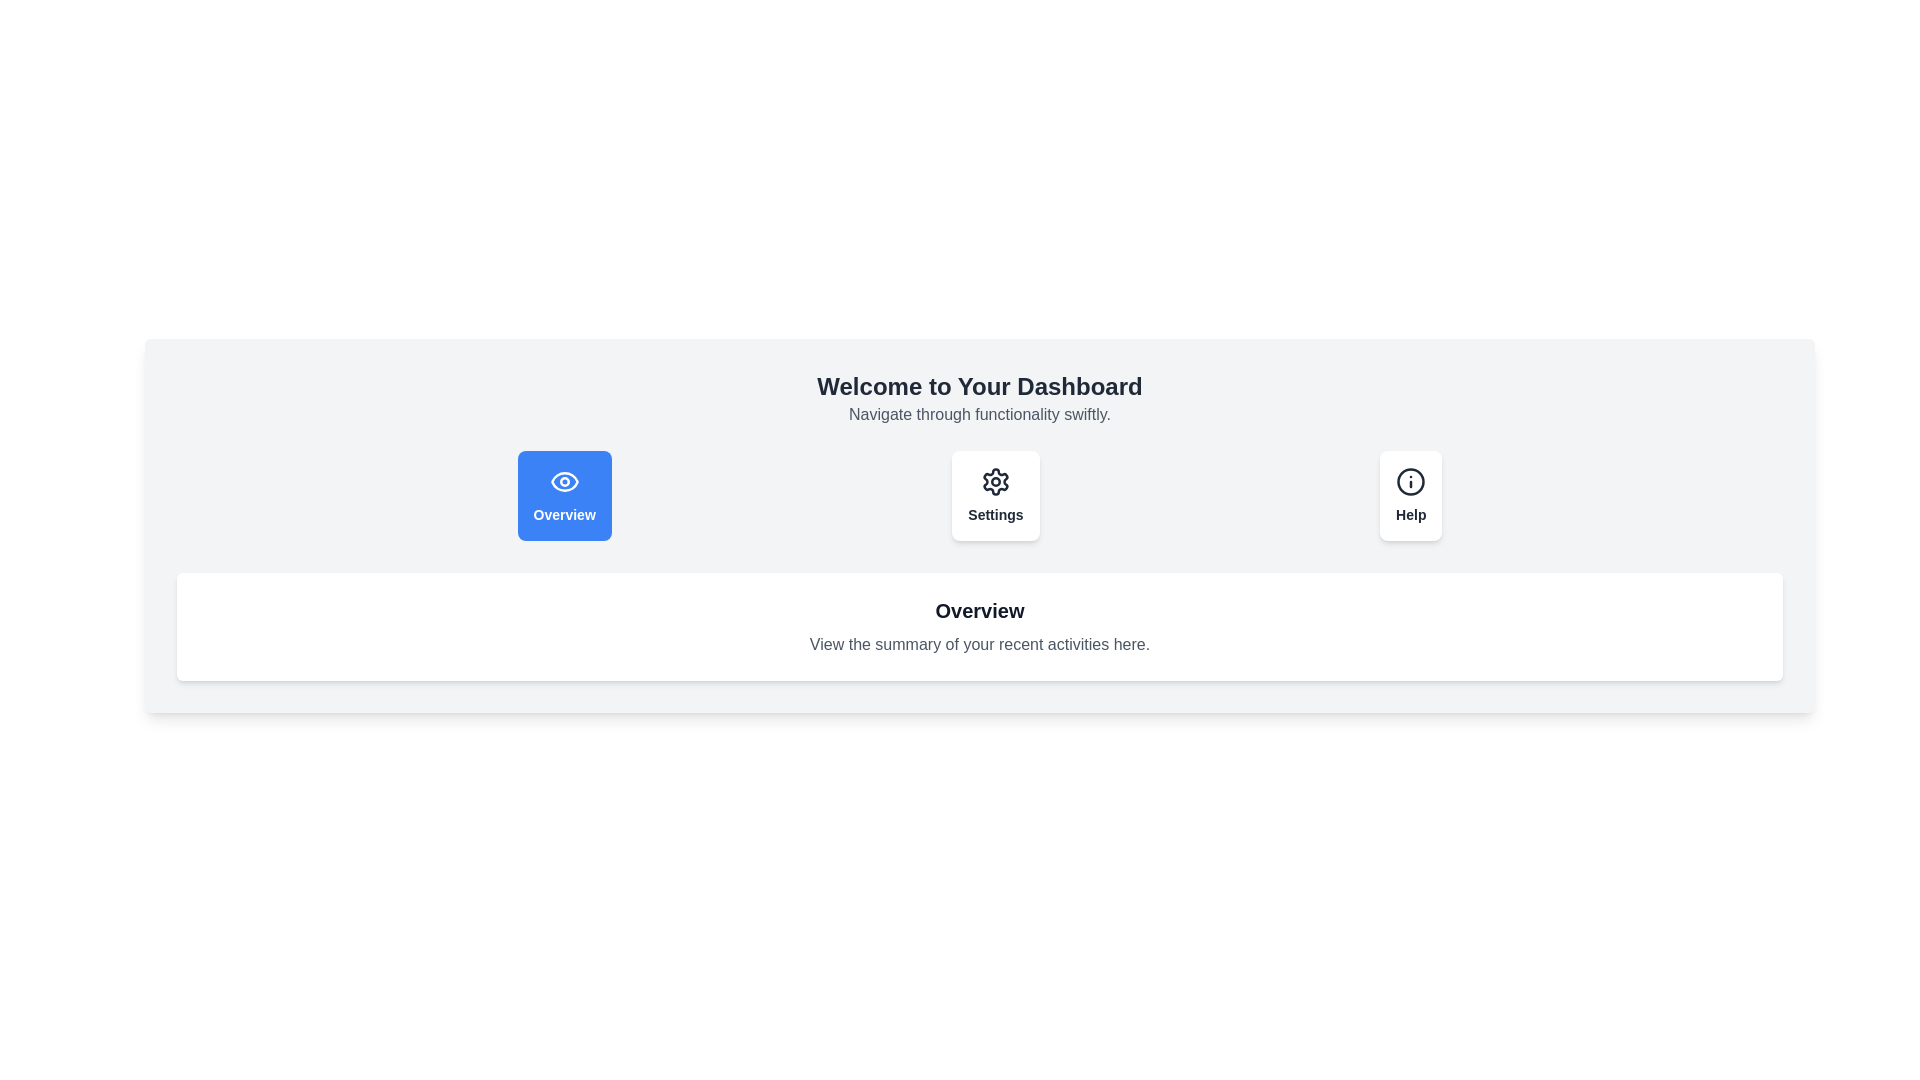  What do you see at coordinates (995, 482) in the screenshot?
I see `the settings icon located in the center of the 'Settings' card` at bounding box center [995, 482].